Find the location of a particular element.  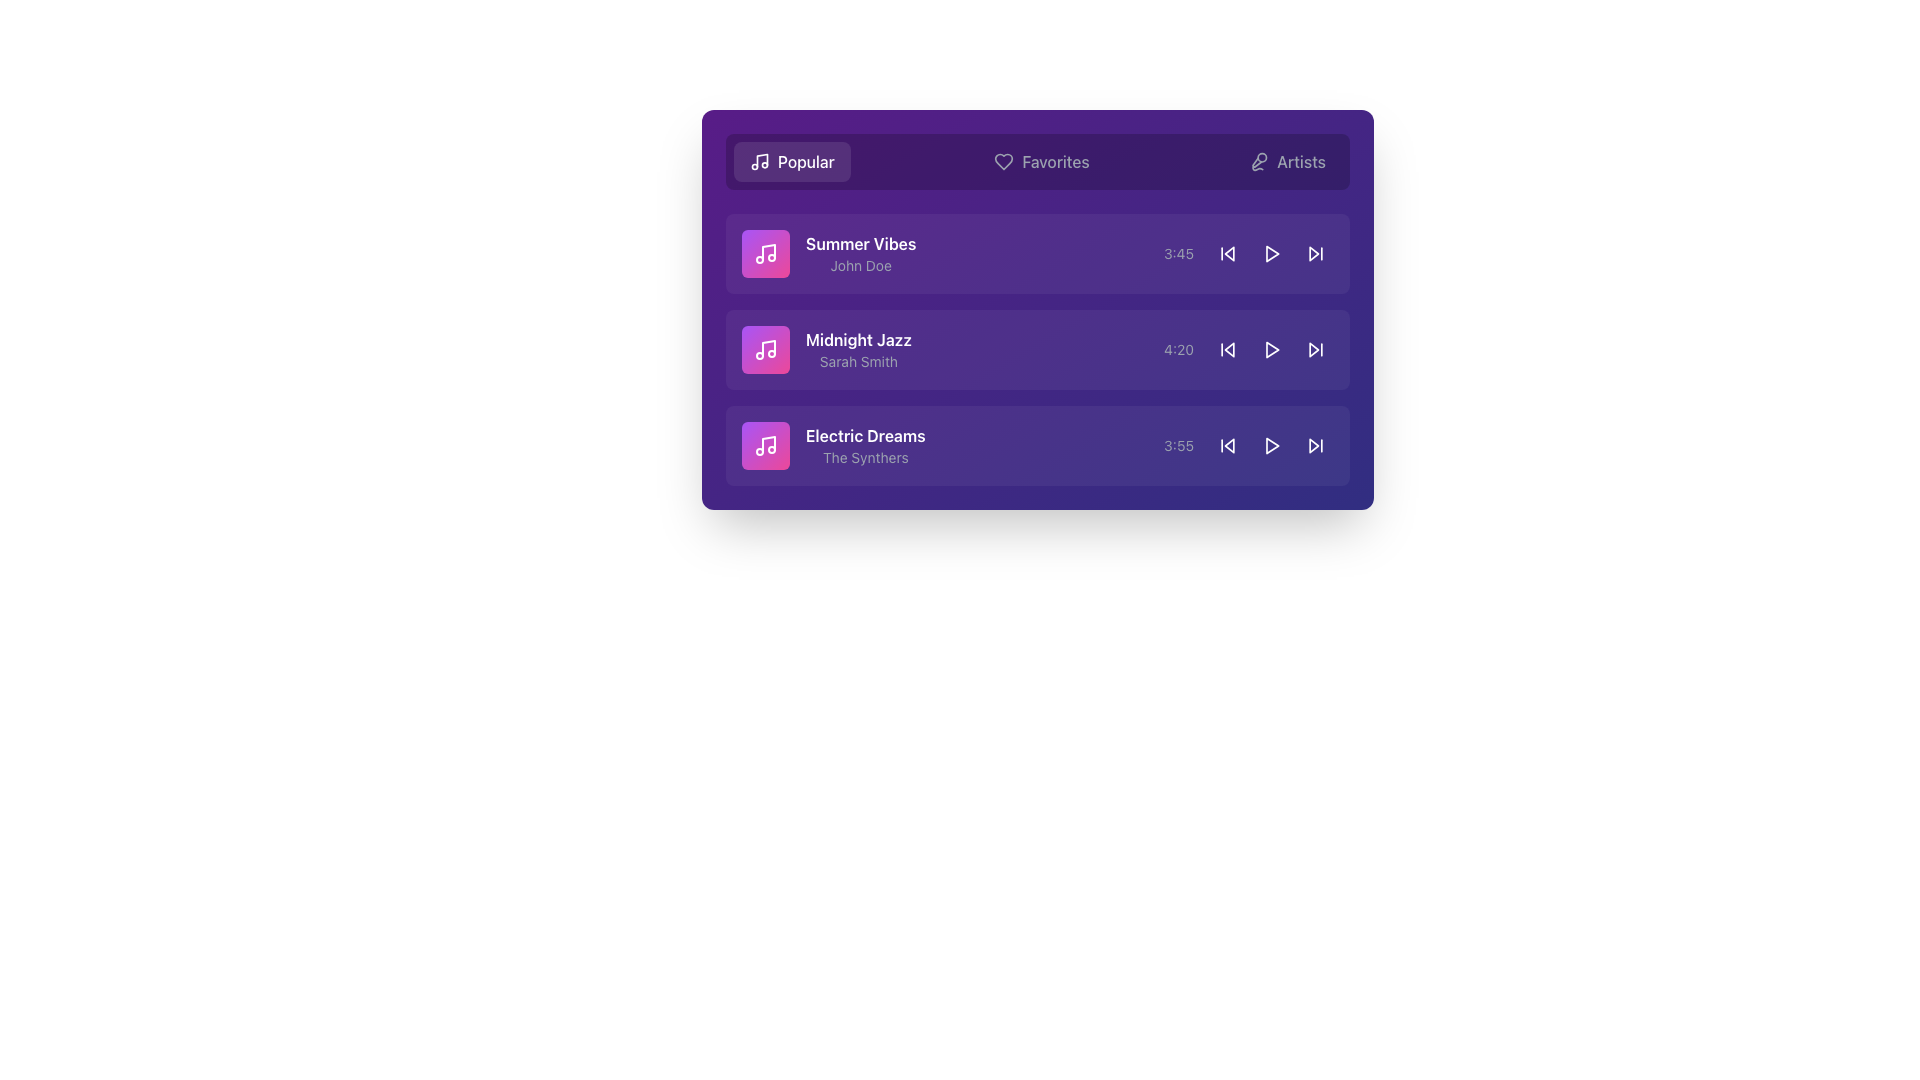

the music track icon representing 'Midnight Jazz' by 'Sarah Smith', which is the second item in the list of music tracks is located at coordinates (765, 349).